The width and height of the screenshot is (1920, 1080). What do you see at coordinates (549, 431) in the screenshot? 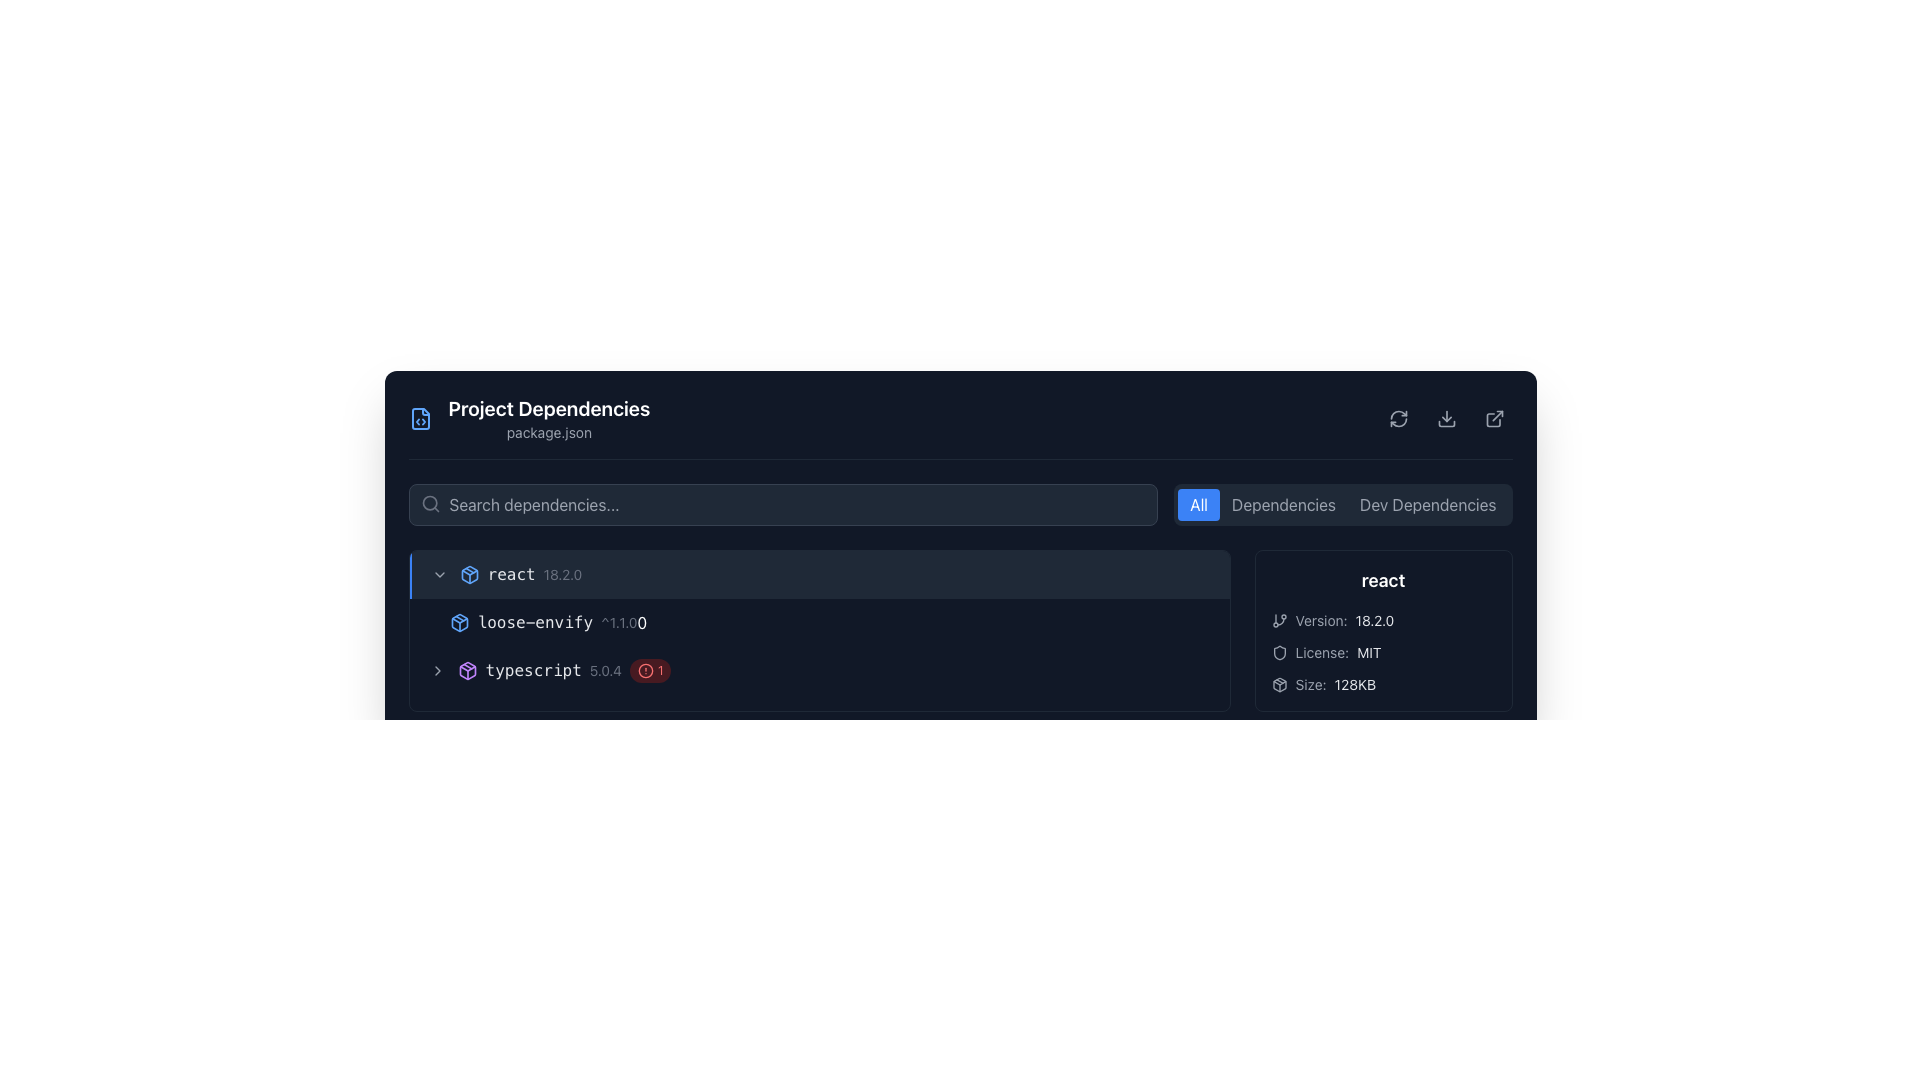
I see `the text label displaying 'package.json' which is located beneath the 'Project Dependencies' title` at bounding box center [549, 431].